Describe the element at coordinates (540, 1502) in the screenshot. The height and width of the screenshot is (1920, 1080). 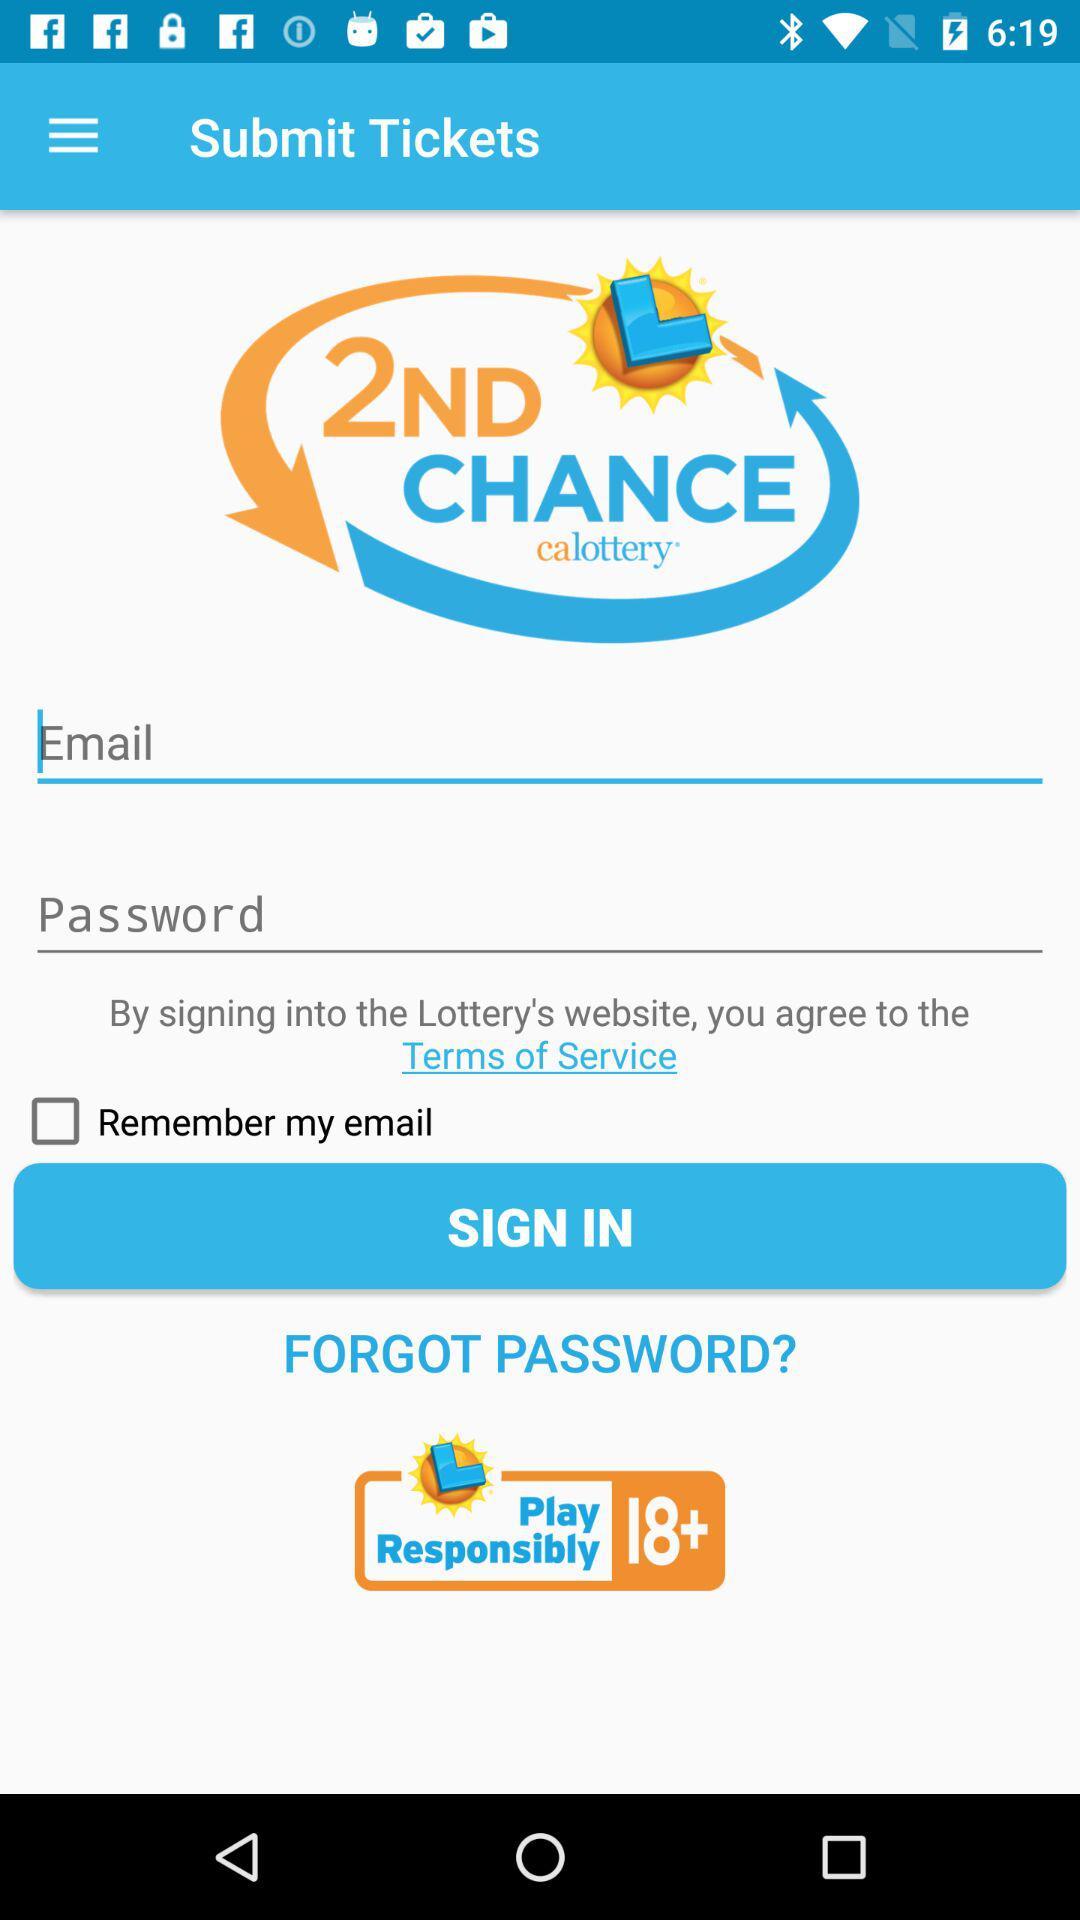
I see `terms of age` at that location.